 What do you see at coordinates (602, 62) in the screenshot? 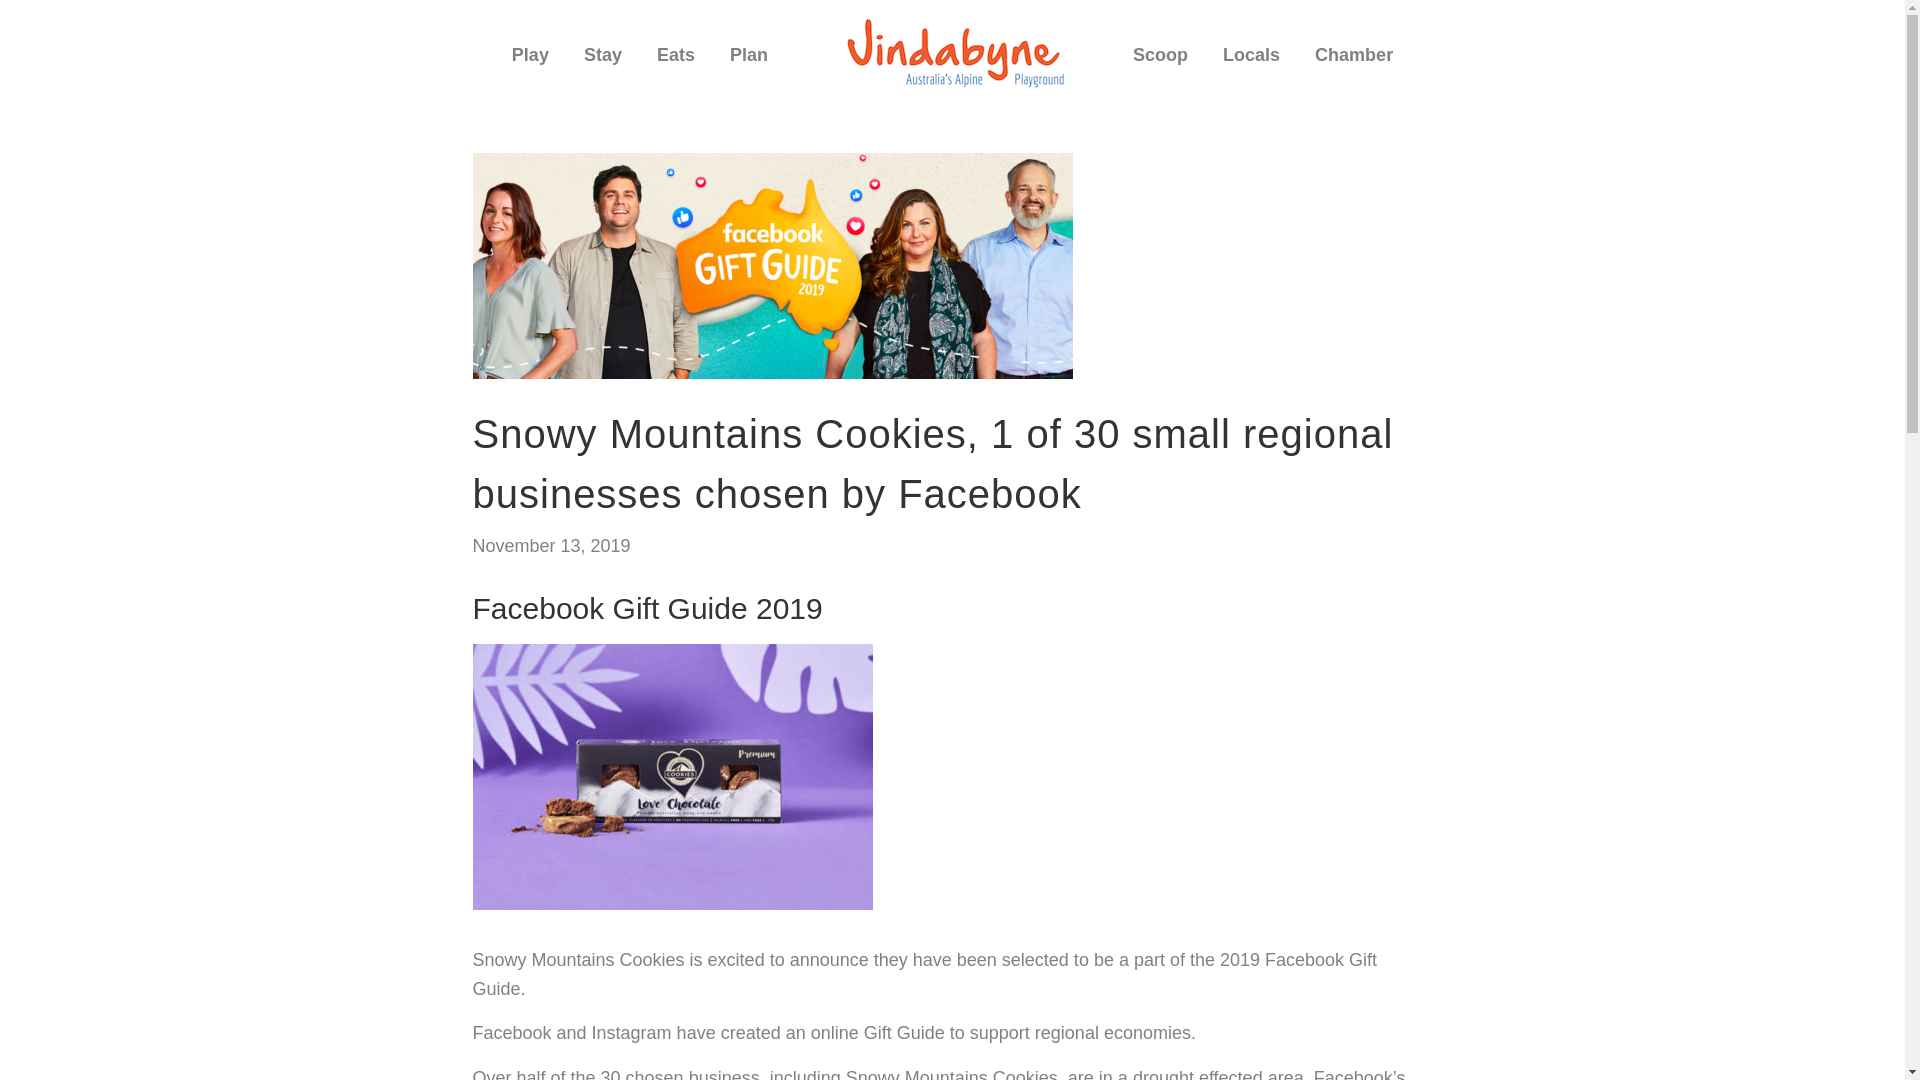
I see `'Stay'` at bounding box center [602, 62].